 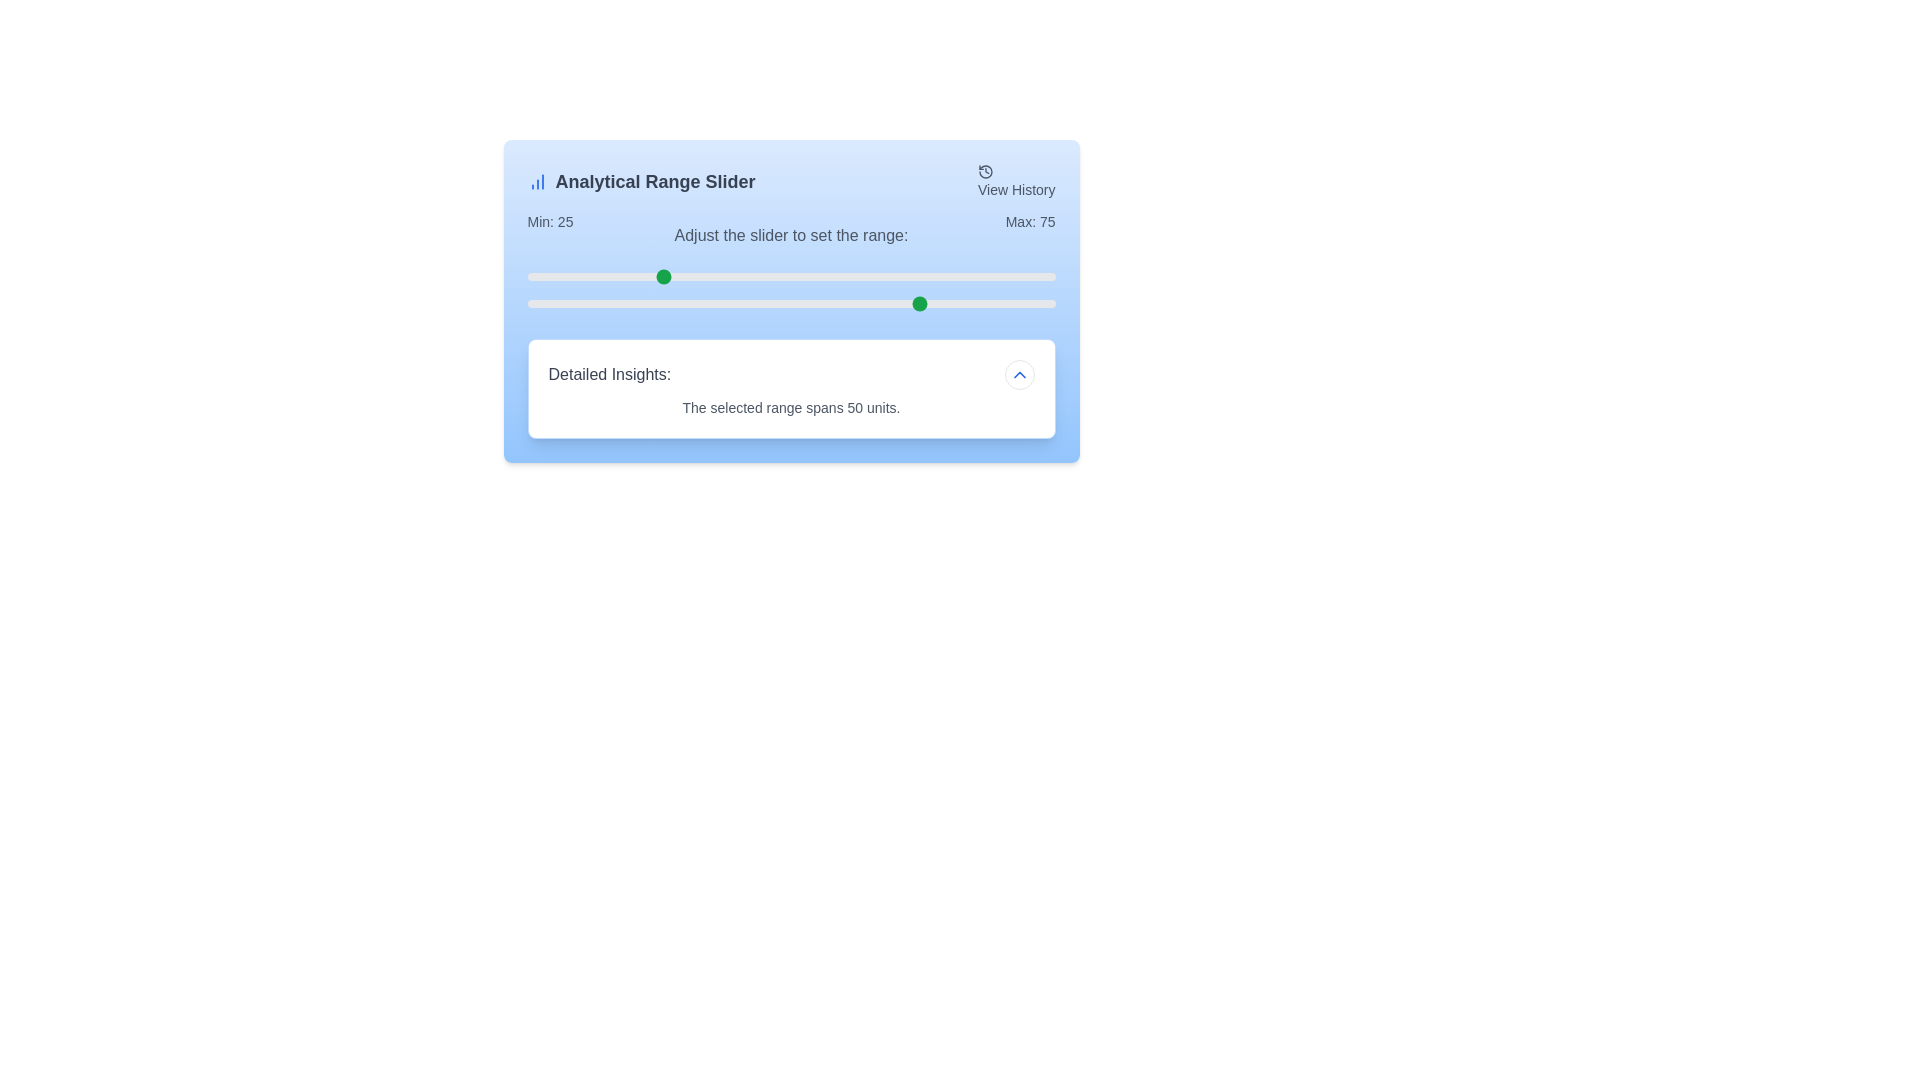 What do you see at coordinates (664, 277) in the screenshot?
I see `the minimum range slider to 26` at bounding box center [664, 277].